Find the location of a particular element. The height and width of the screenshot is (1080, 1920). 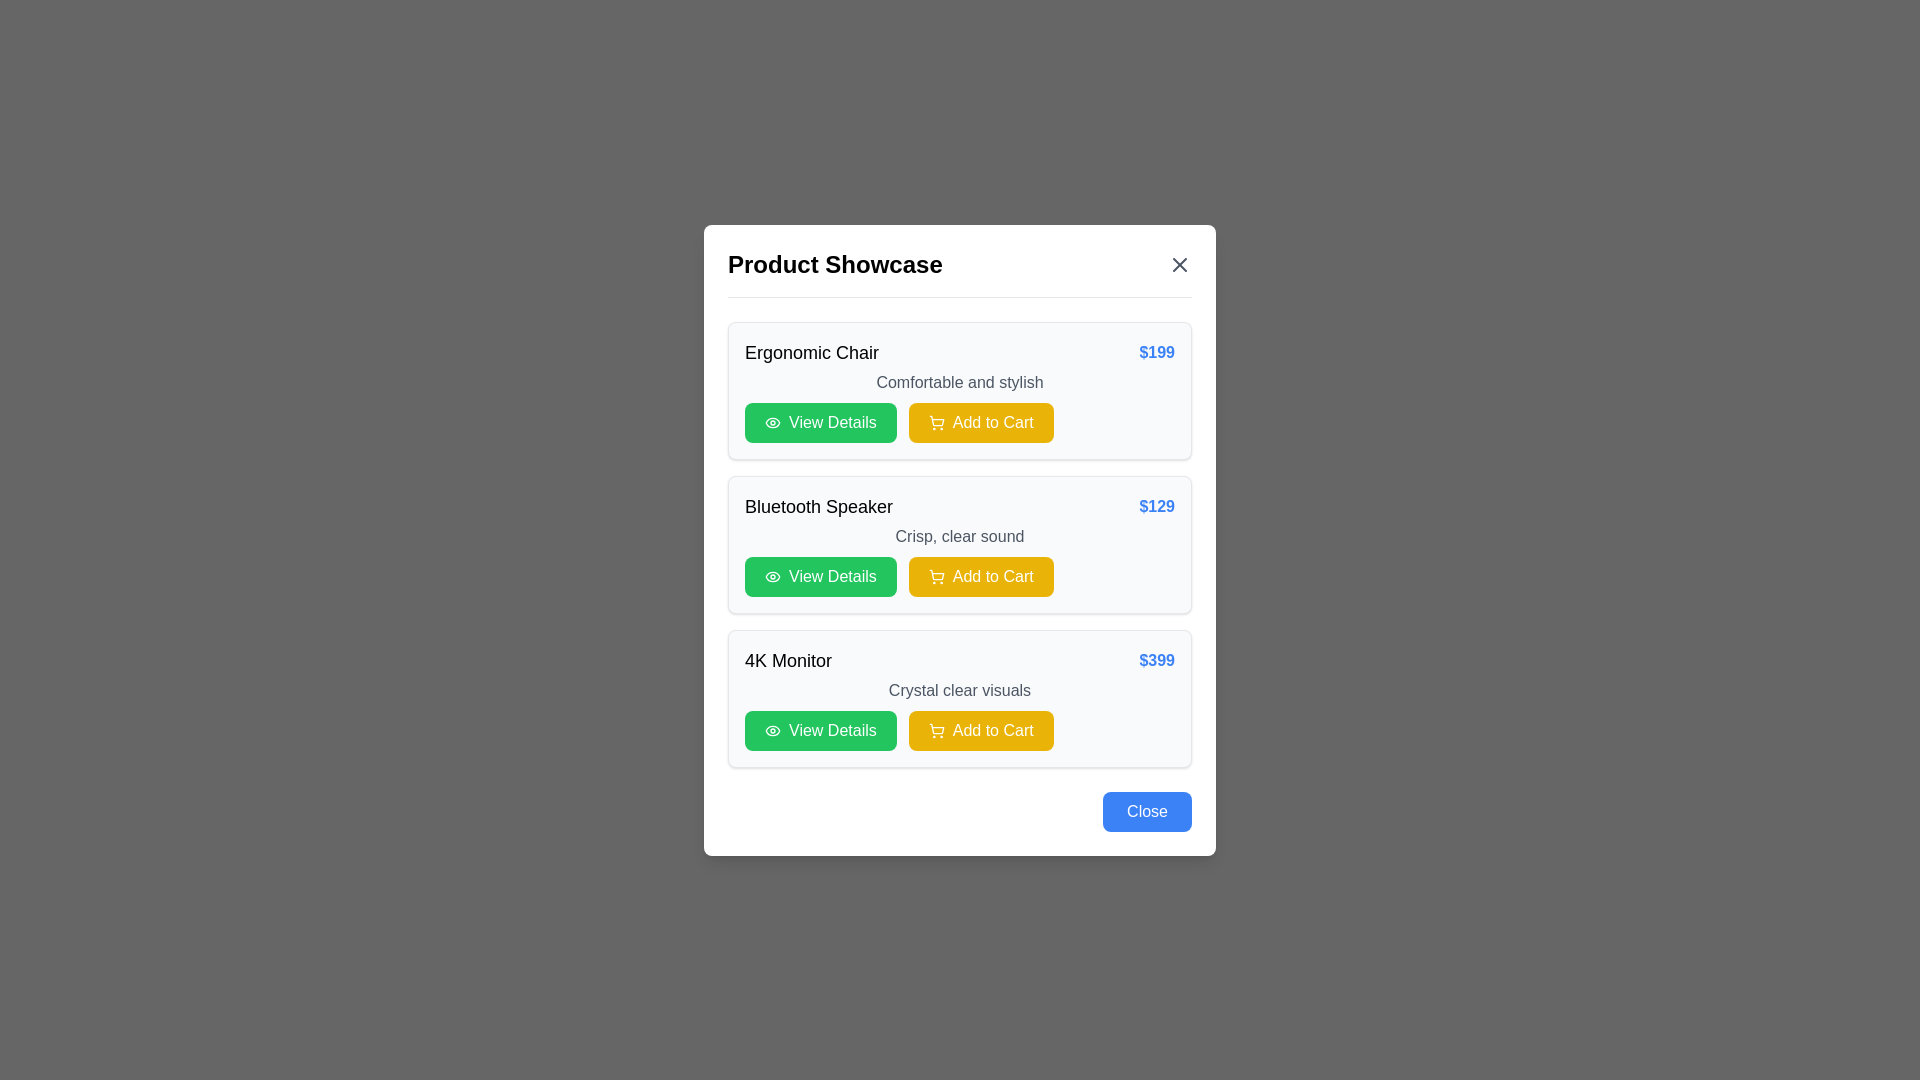

the text label within the green button that identifies the action for viewing additional details about the product '4K Monitor', located to the left of the 'Add to Cart' button is located at coordinates (832, 730).